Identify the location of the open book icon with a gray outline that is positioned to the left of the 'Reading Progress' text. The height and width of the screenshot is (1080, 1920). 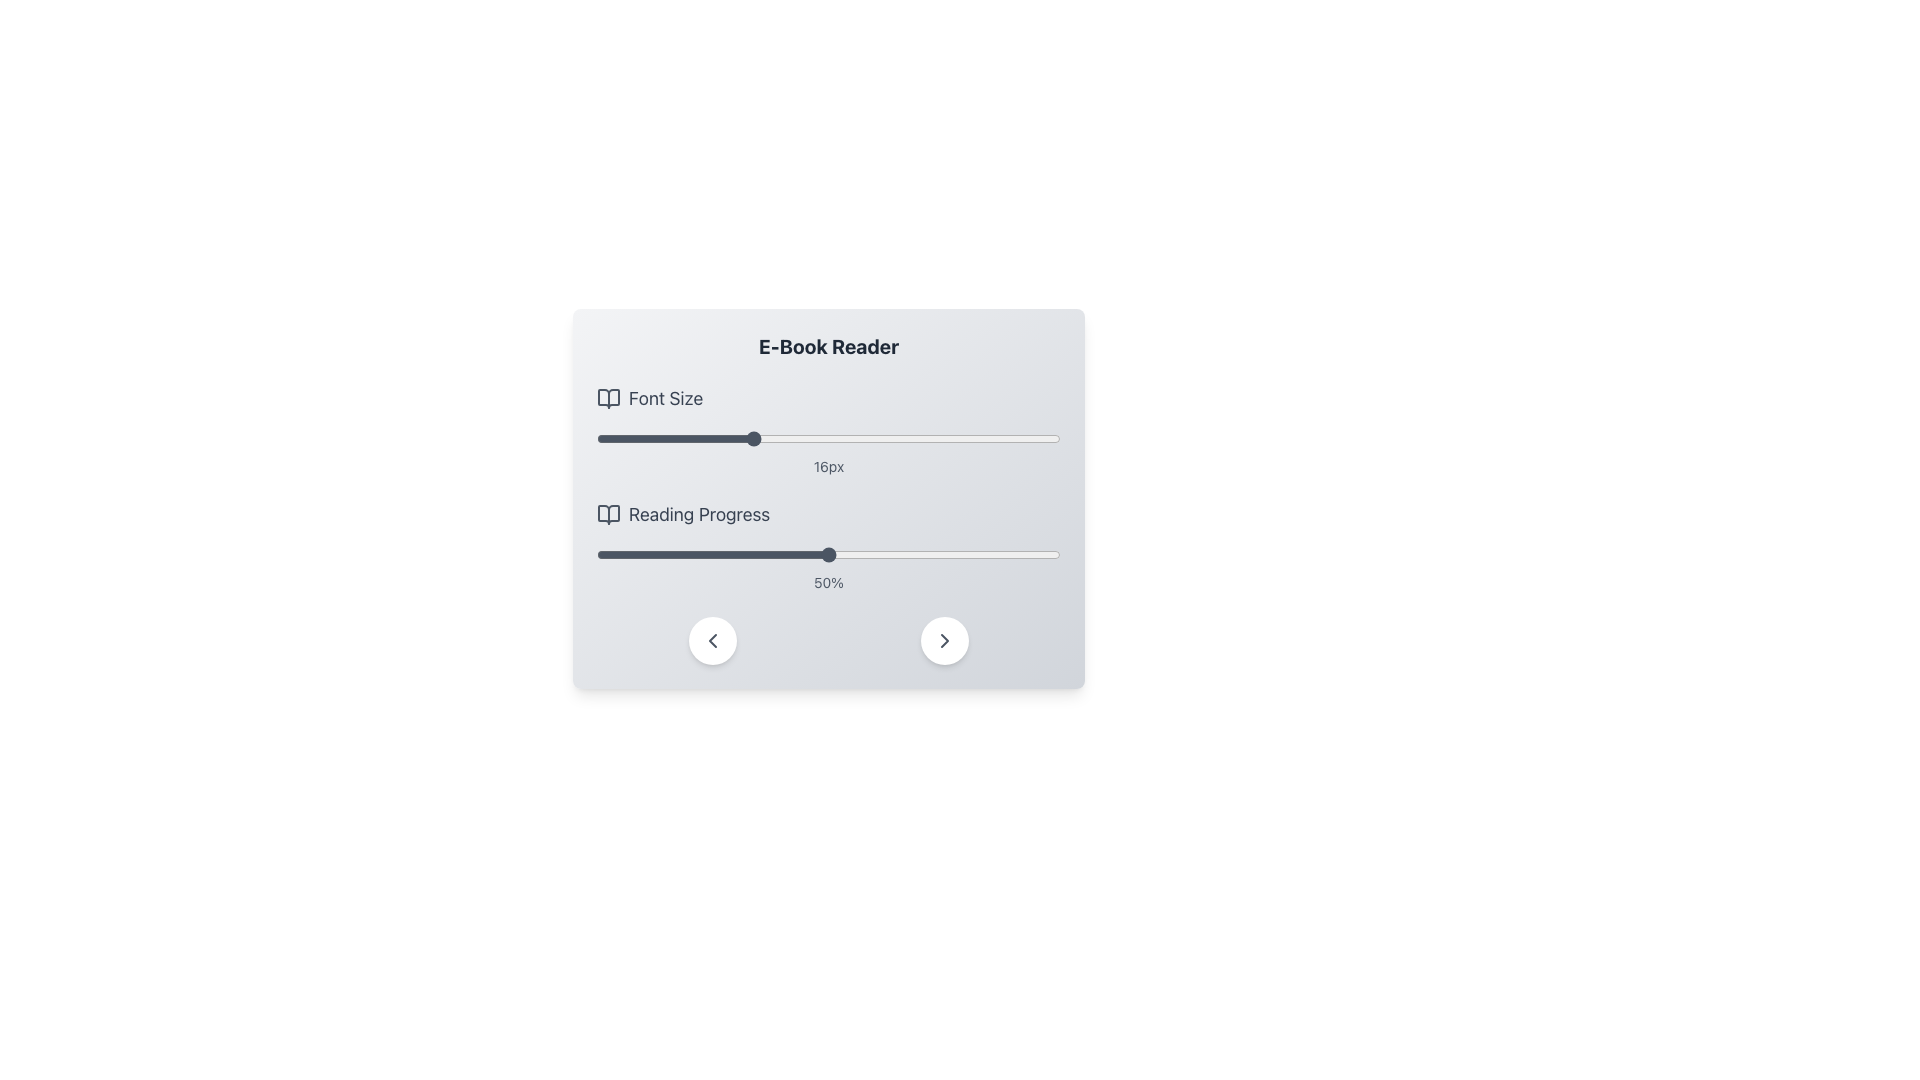
(608, 514).